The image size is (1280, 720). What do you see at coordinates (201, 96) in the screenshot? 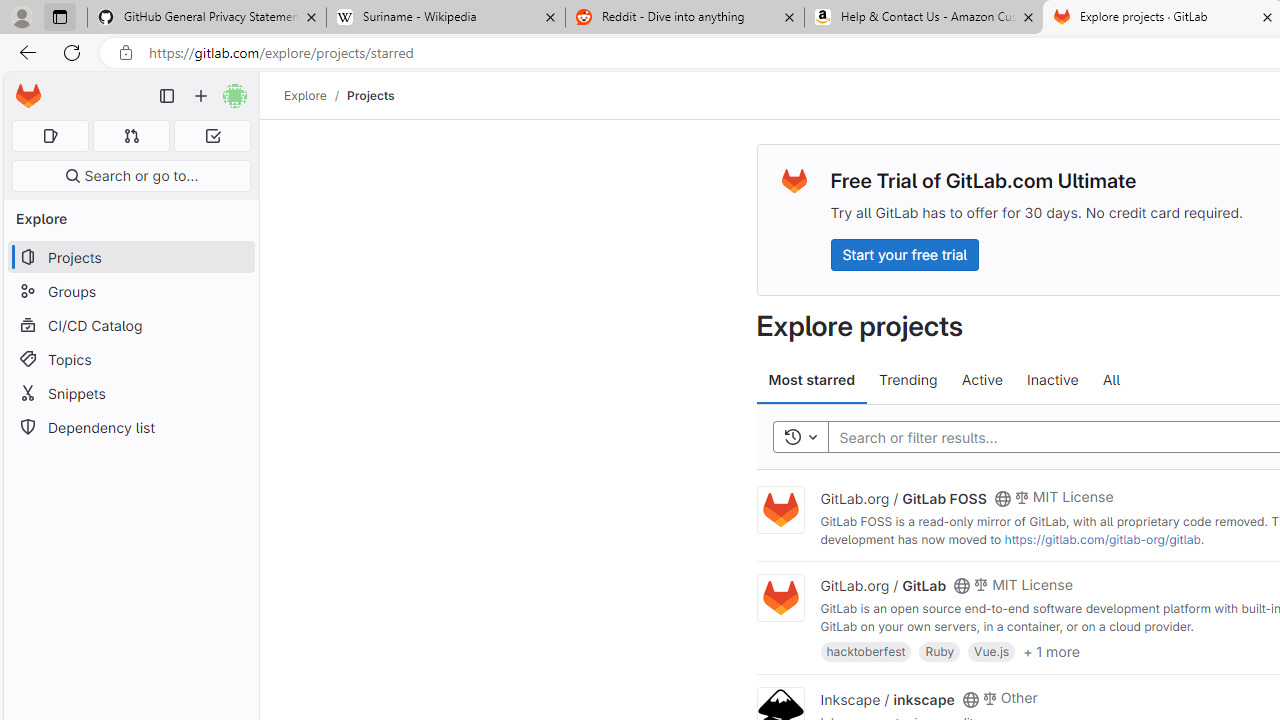
I see `'Create new...'` at bounding box center [201, 96].